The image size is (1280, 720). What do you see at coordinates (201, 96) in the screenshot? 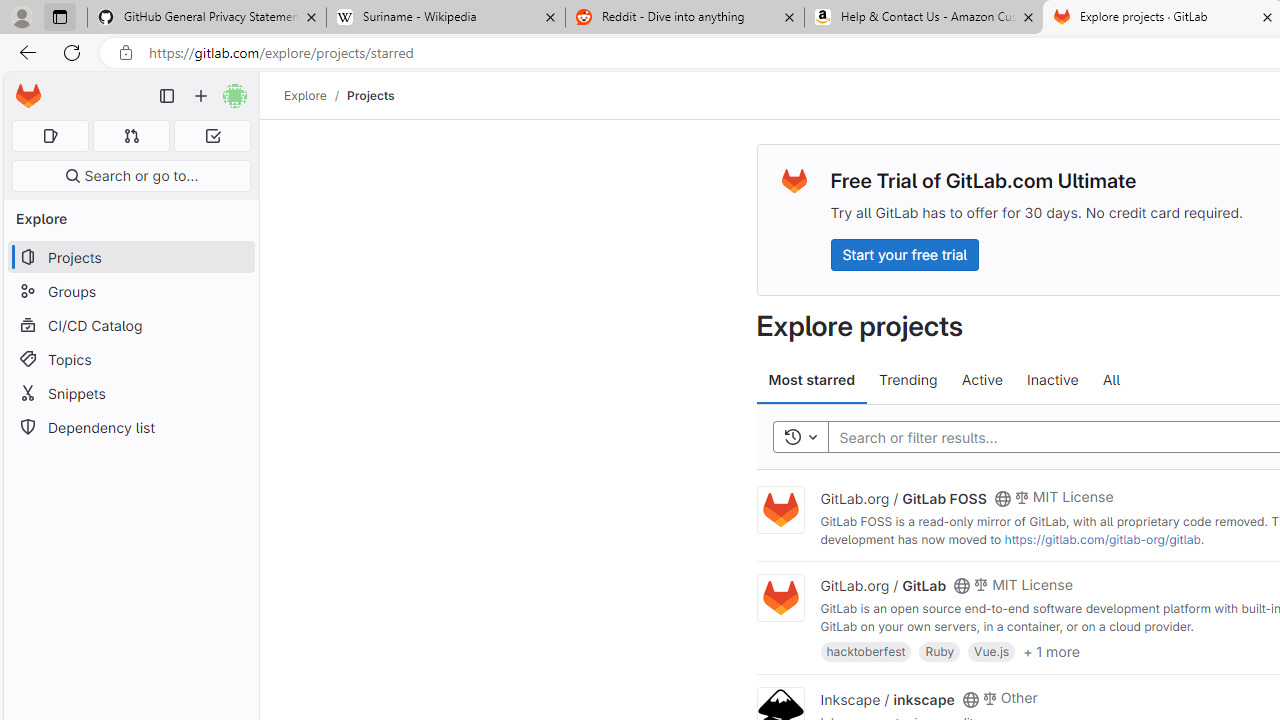
I see `'Create new...'` at bounding box center [201, 96].